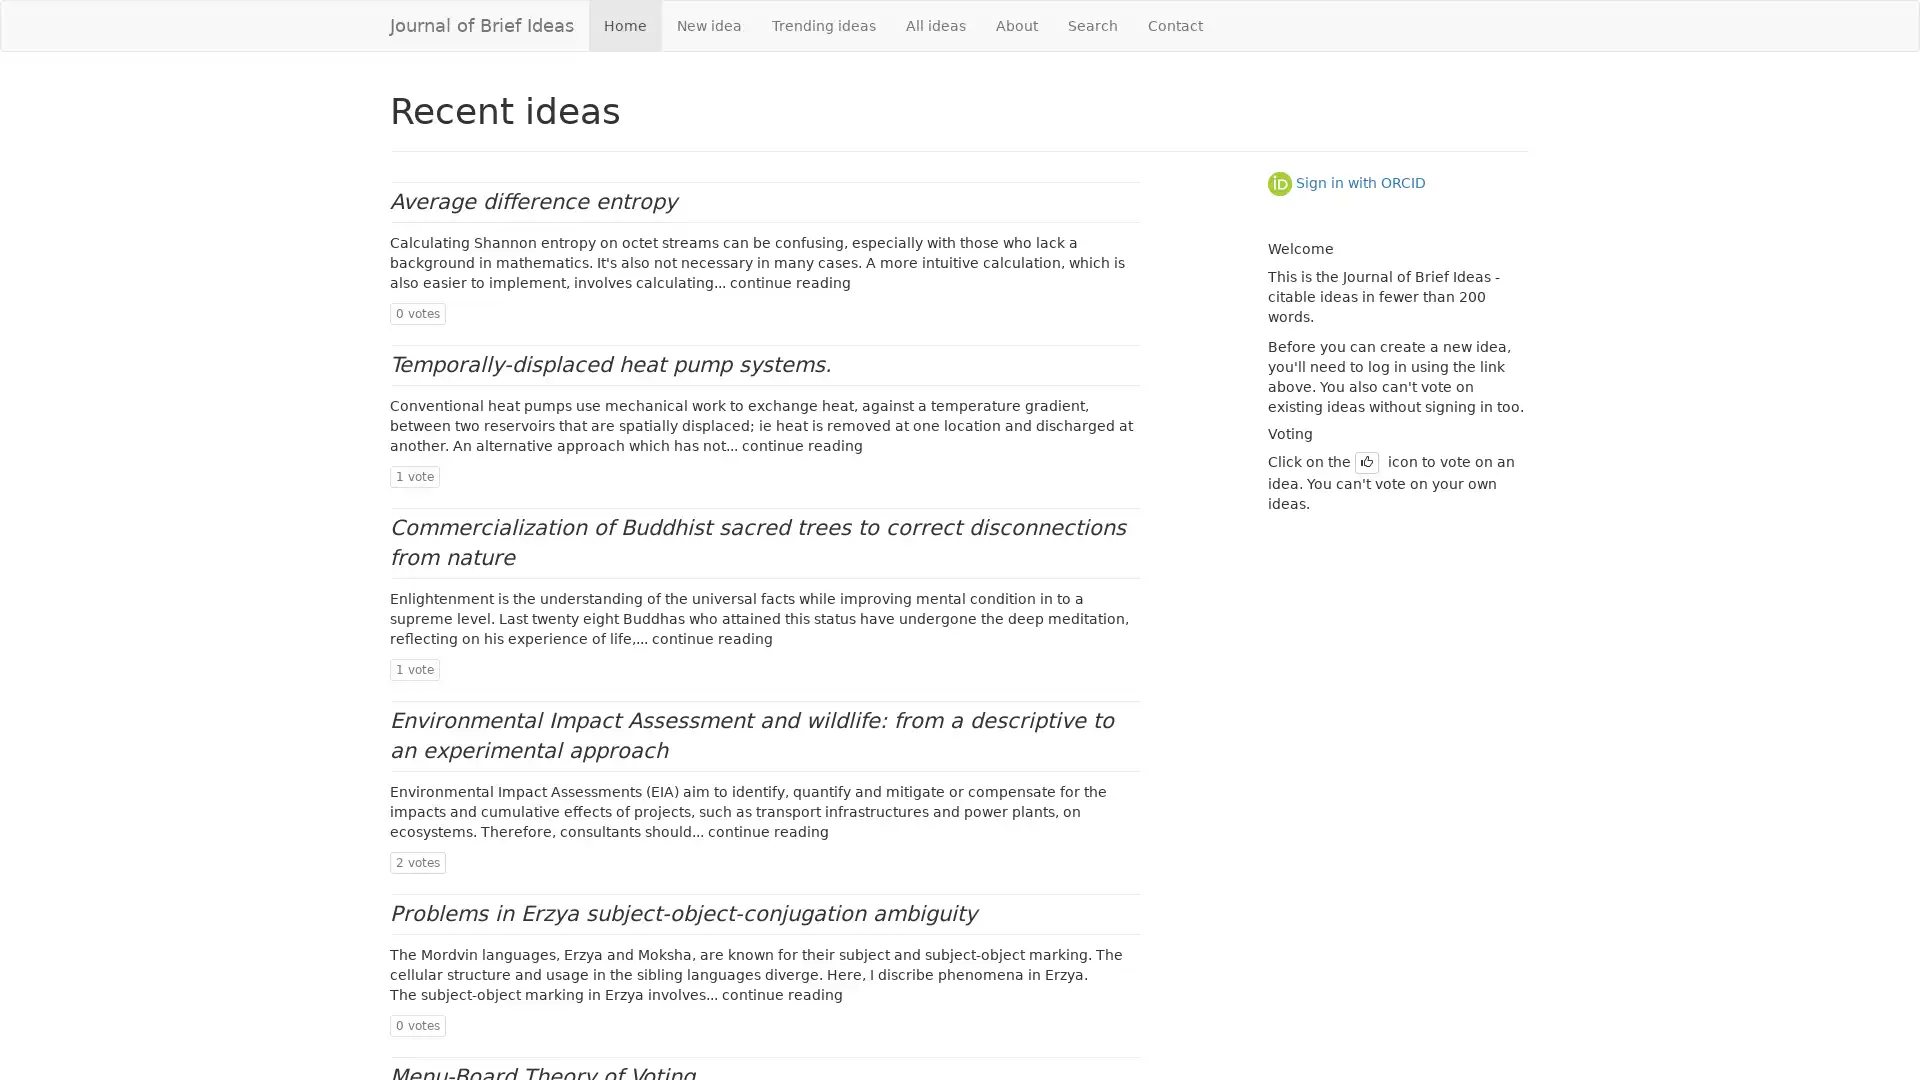  I want to click on 0 votes, so click(416, 1026).